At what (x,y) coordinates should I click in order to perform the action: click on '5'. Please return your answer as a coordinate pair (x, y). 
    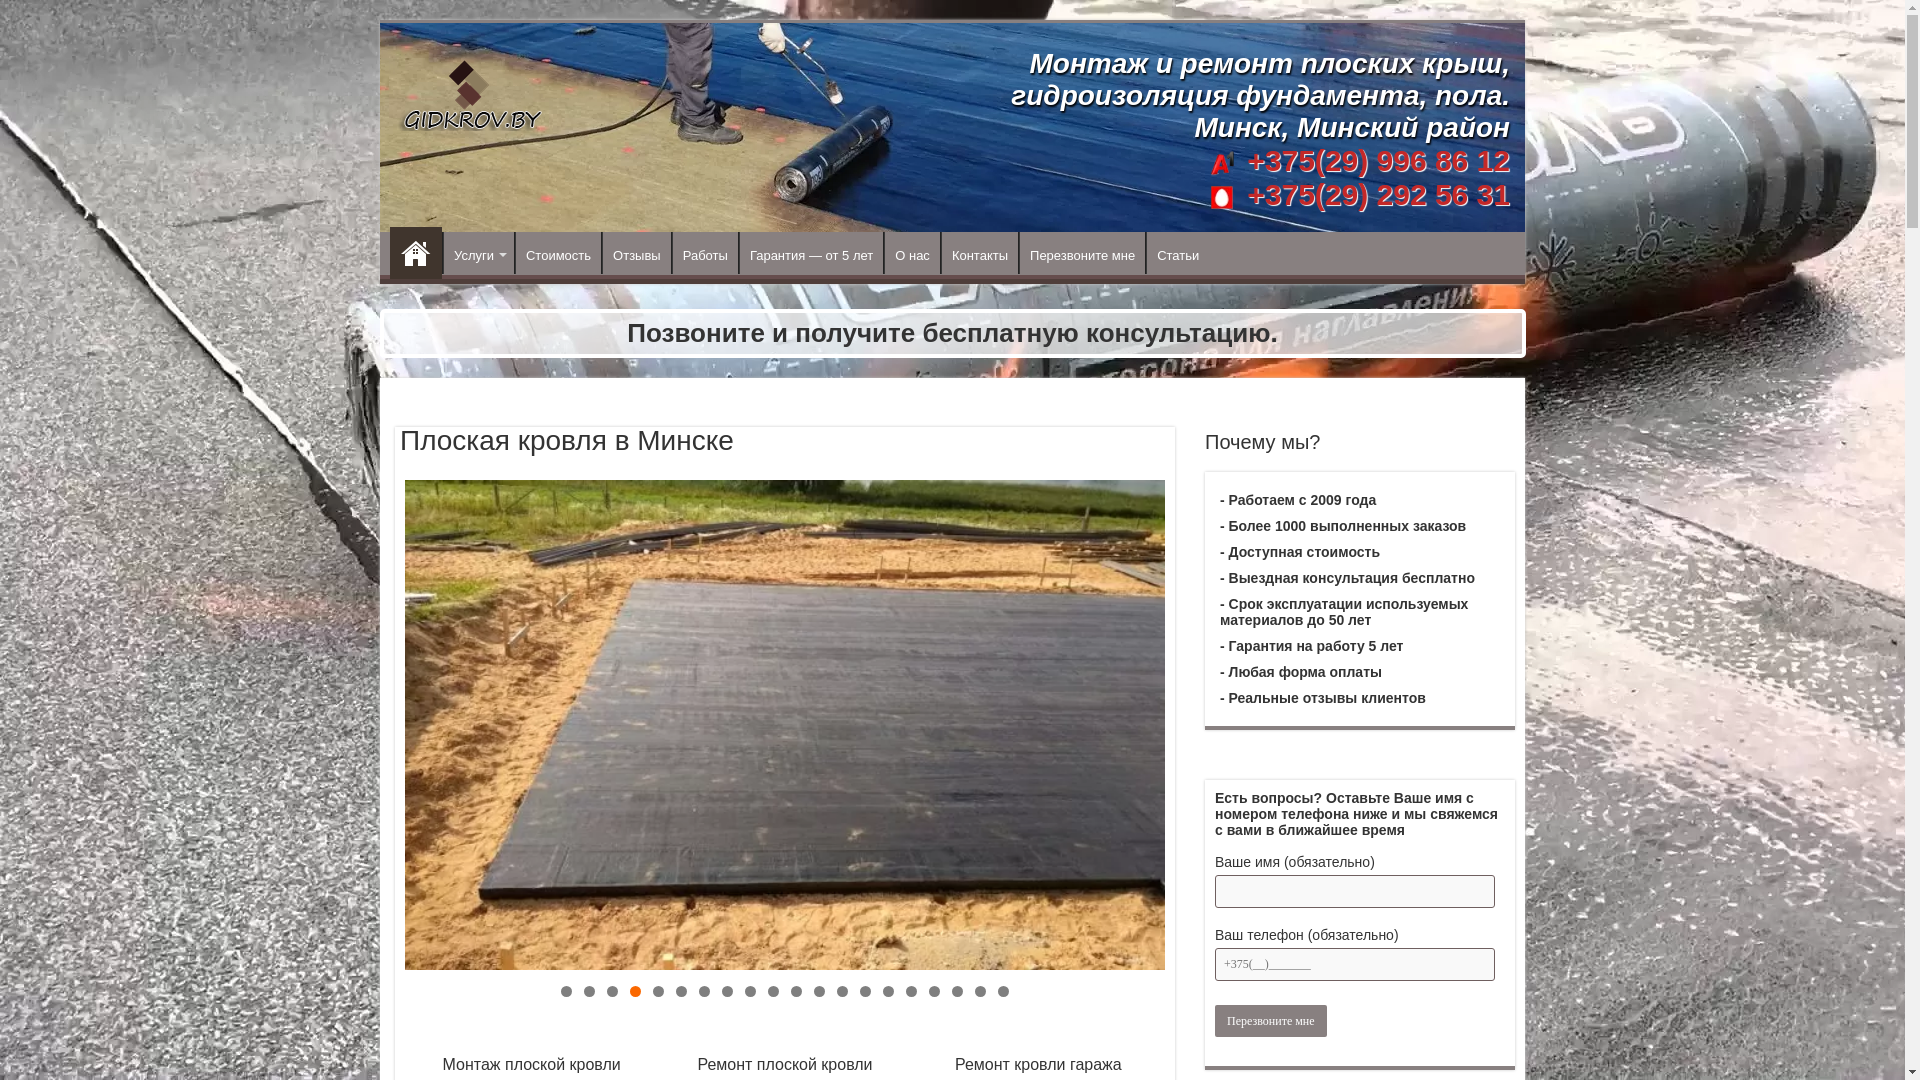
    Looking at the image, I should click on (658, 991).